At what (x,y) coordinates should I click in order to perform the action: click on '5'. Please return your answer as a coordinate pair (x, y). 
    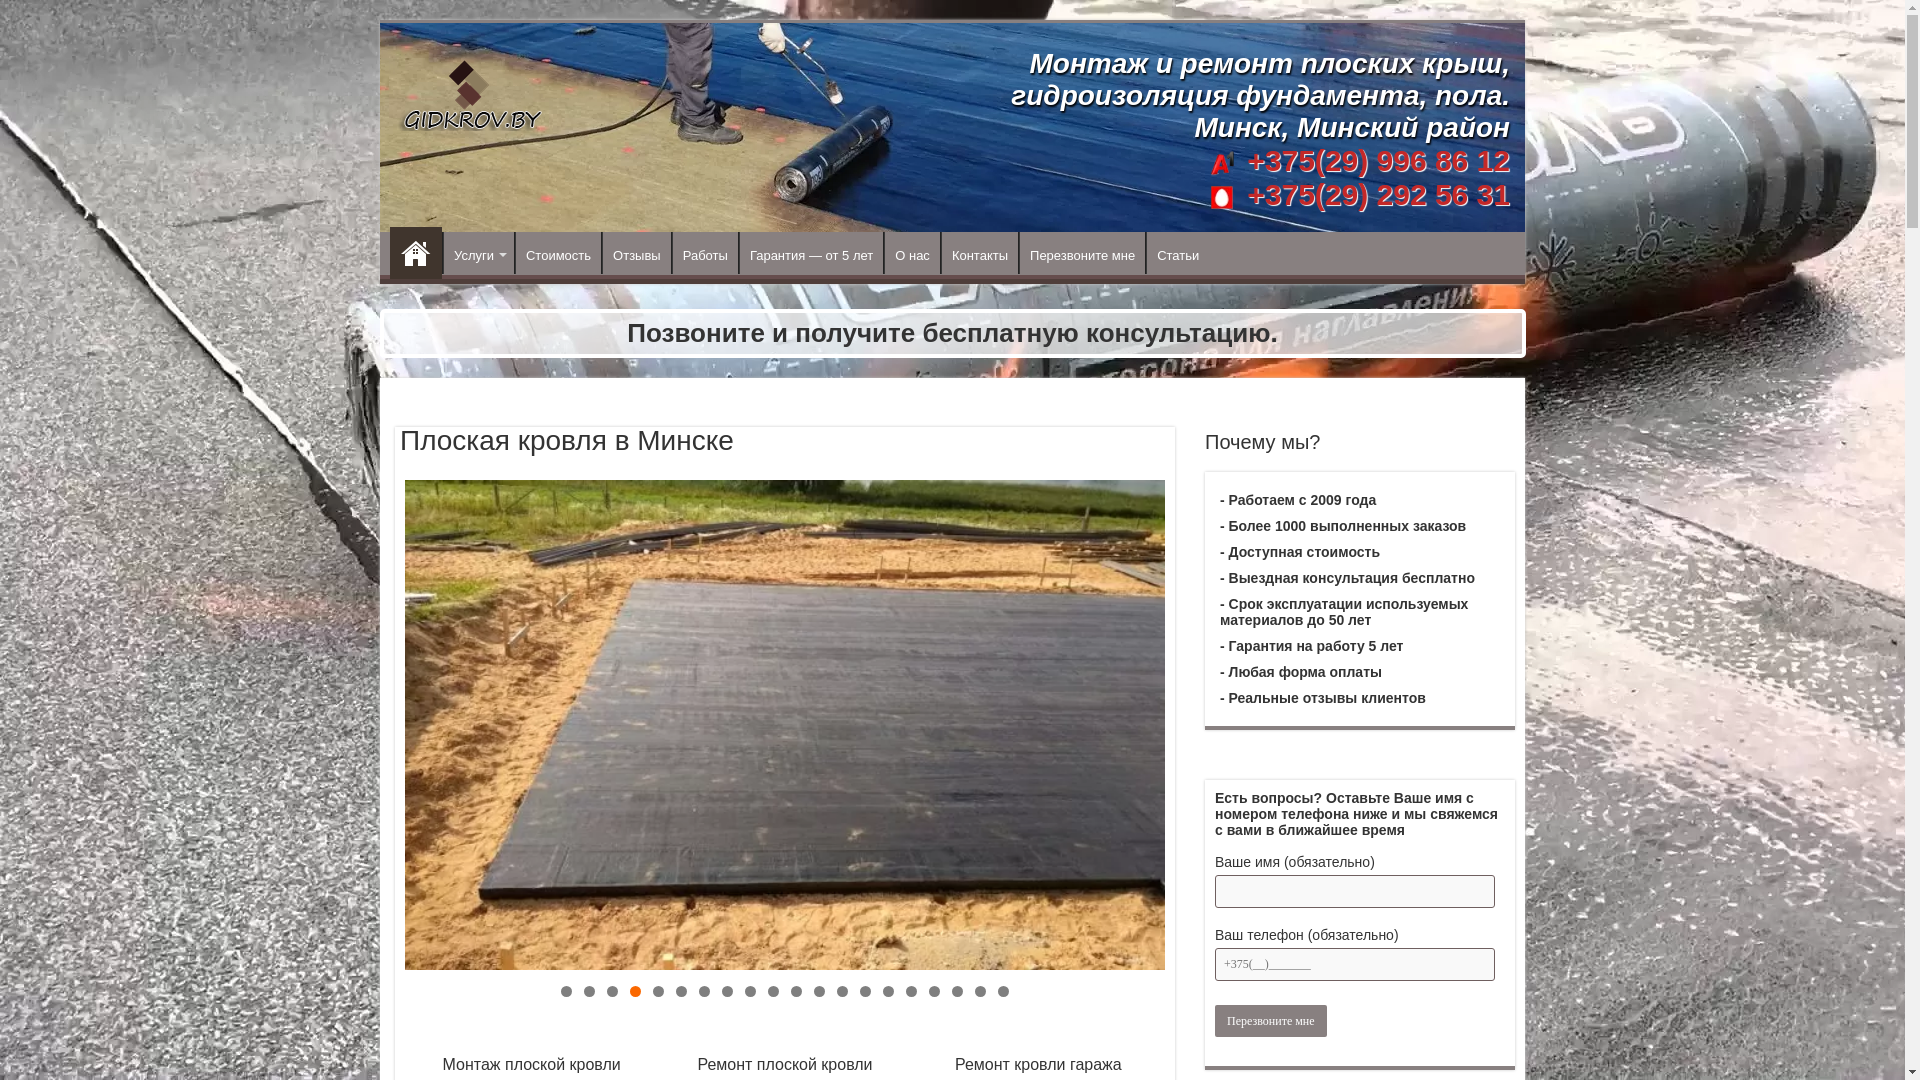
    Looking at the image, I should click on (658, 991).